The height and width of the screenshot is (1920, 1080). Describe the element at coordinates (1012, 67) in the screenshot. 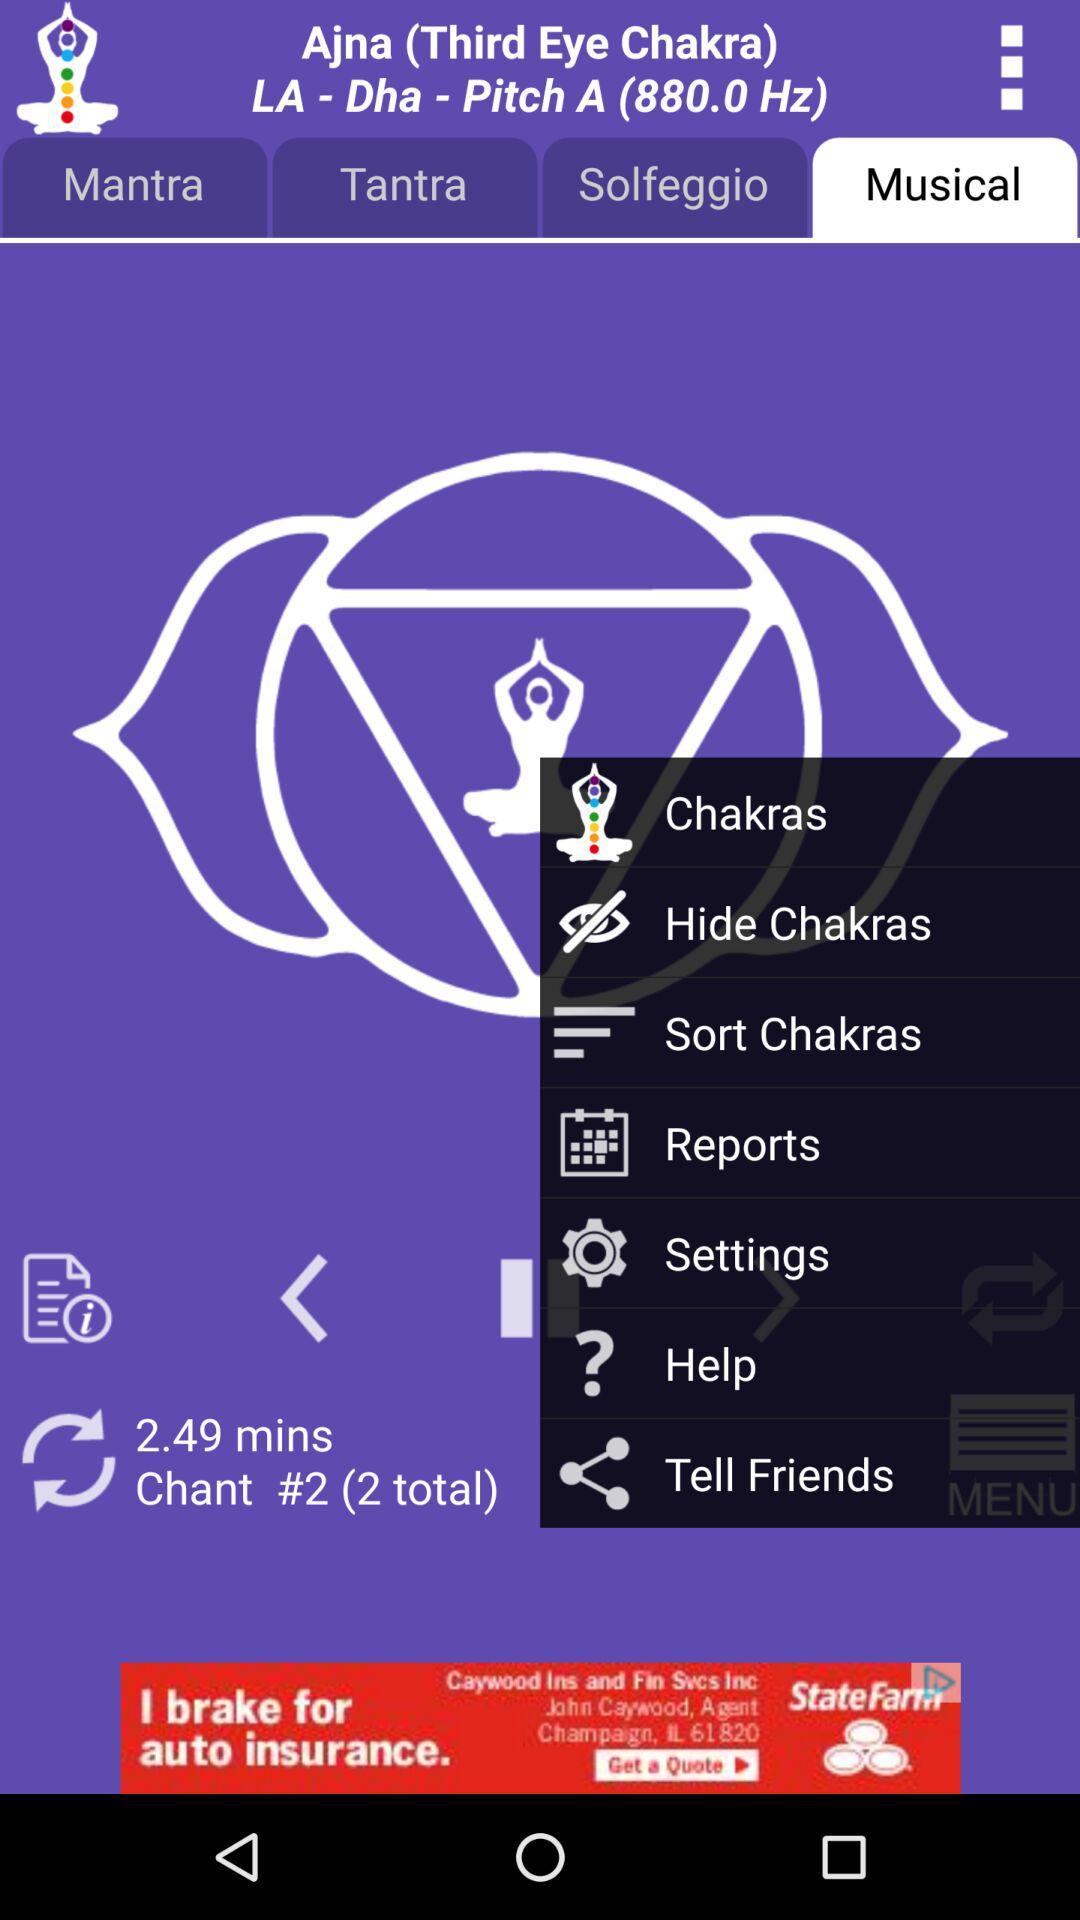

I see `see more options` at that location.